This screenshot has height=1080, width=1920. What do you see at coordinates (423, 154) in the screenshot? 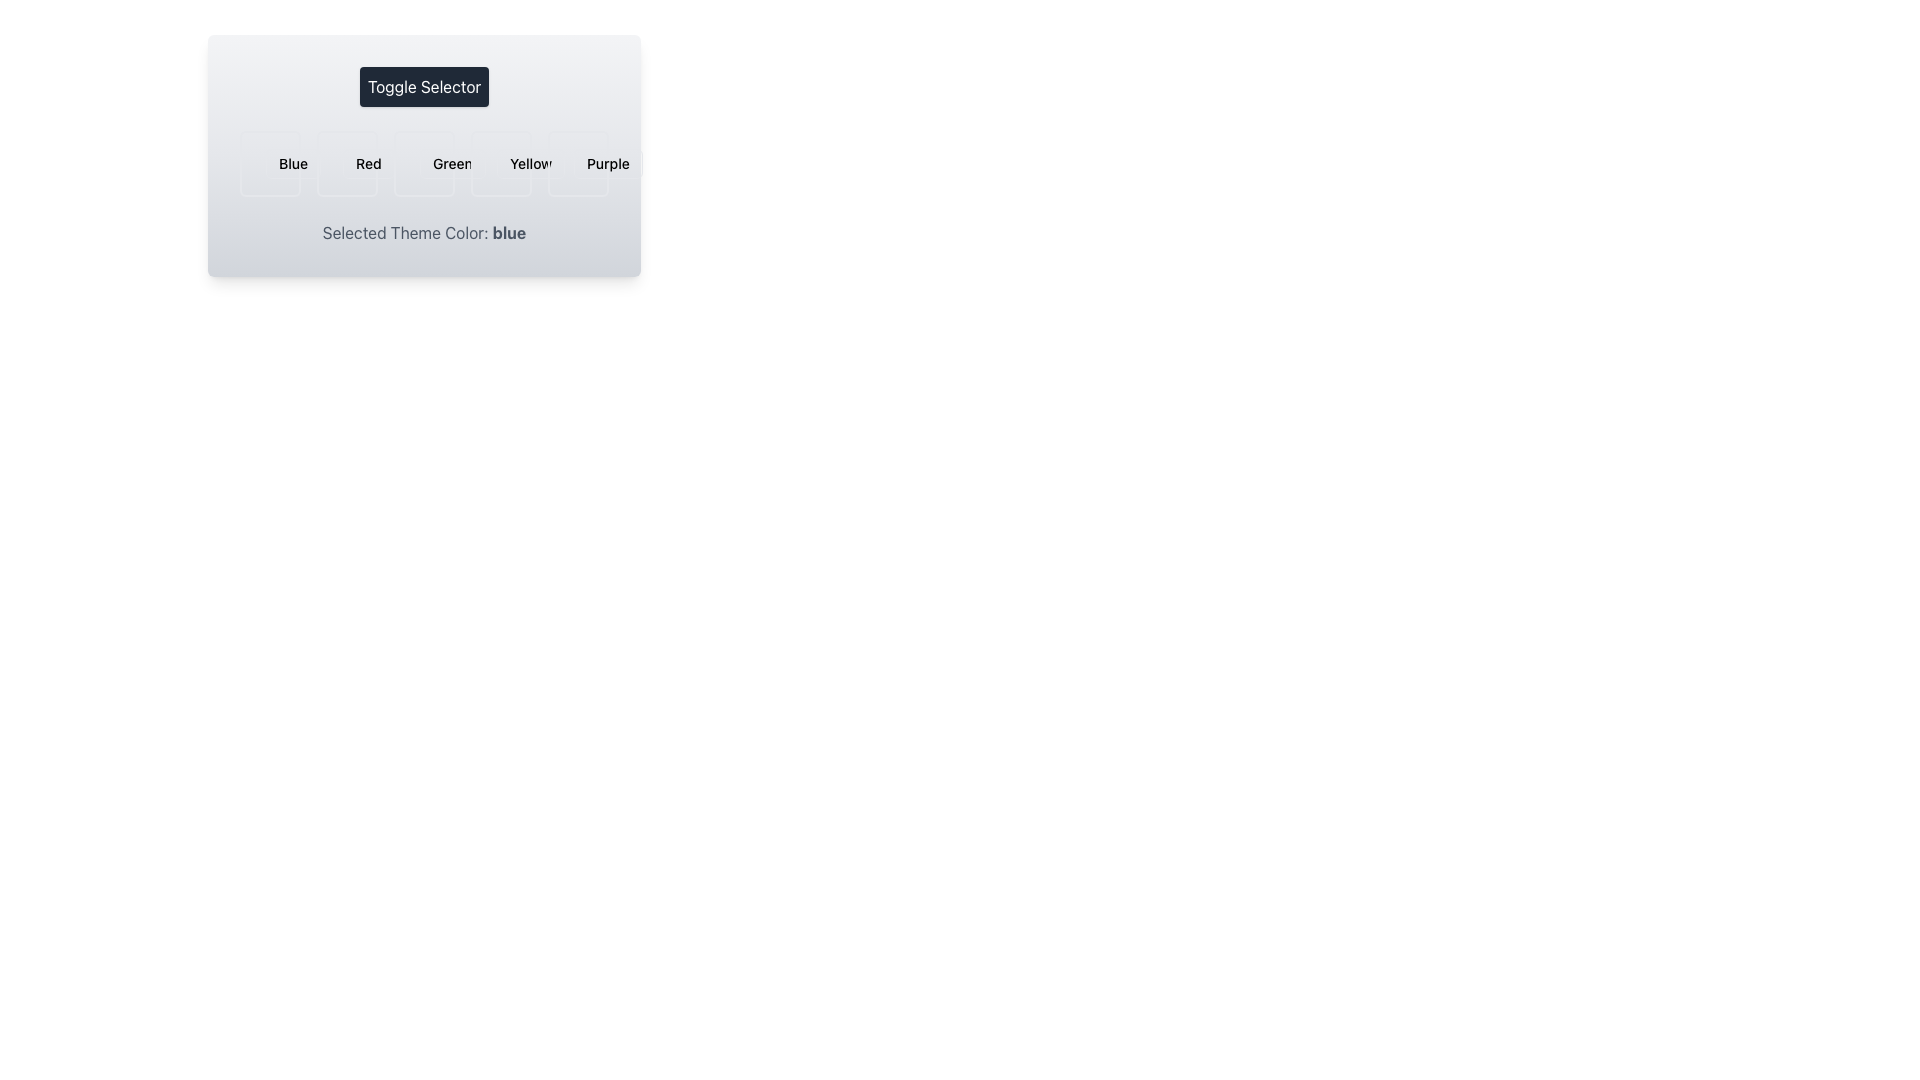
I see `one of the color options in the Toggle selector widget` at bounding box center [423, 154].